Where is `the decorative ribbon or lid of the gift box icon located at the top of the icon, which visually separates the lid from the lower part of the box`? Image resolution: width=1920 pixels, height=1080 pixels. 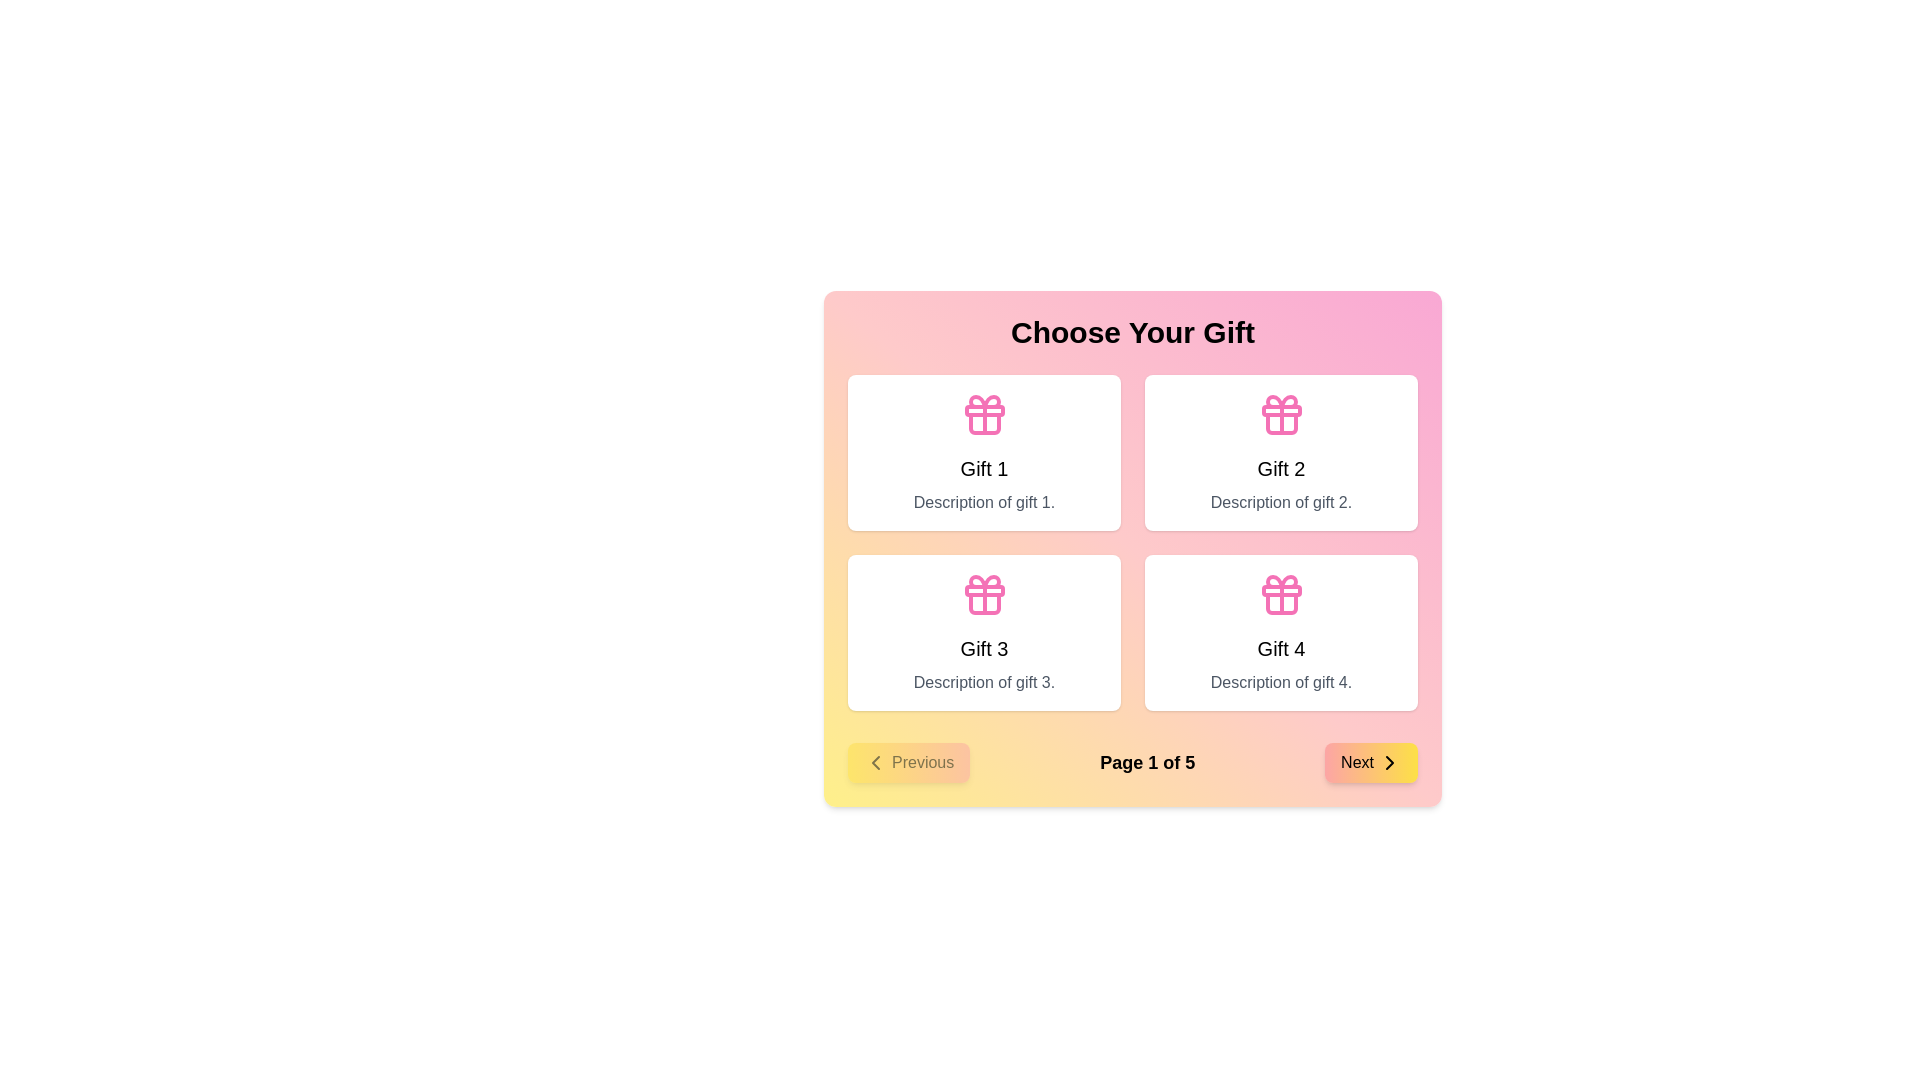
the decorative ribbon or lid of the gift box icon located at the top of the icon, which visually separates the lid from the lower part of the box is located at coordinates (1281, 589).